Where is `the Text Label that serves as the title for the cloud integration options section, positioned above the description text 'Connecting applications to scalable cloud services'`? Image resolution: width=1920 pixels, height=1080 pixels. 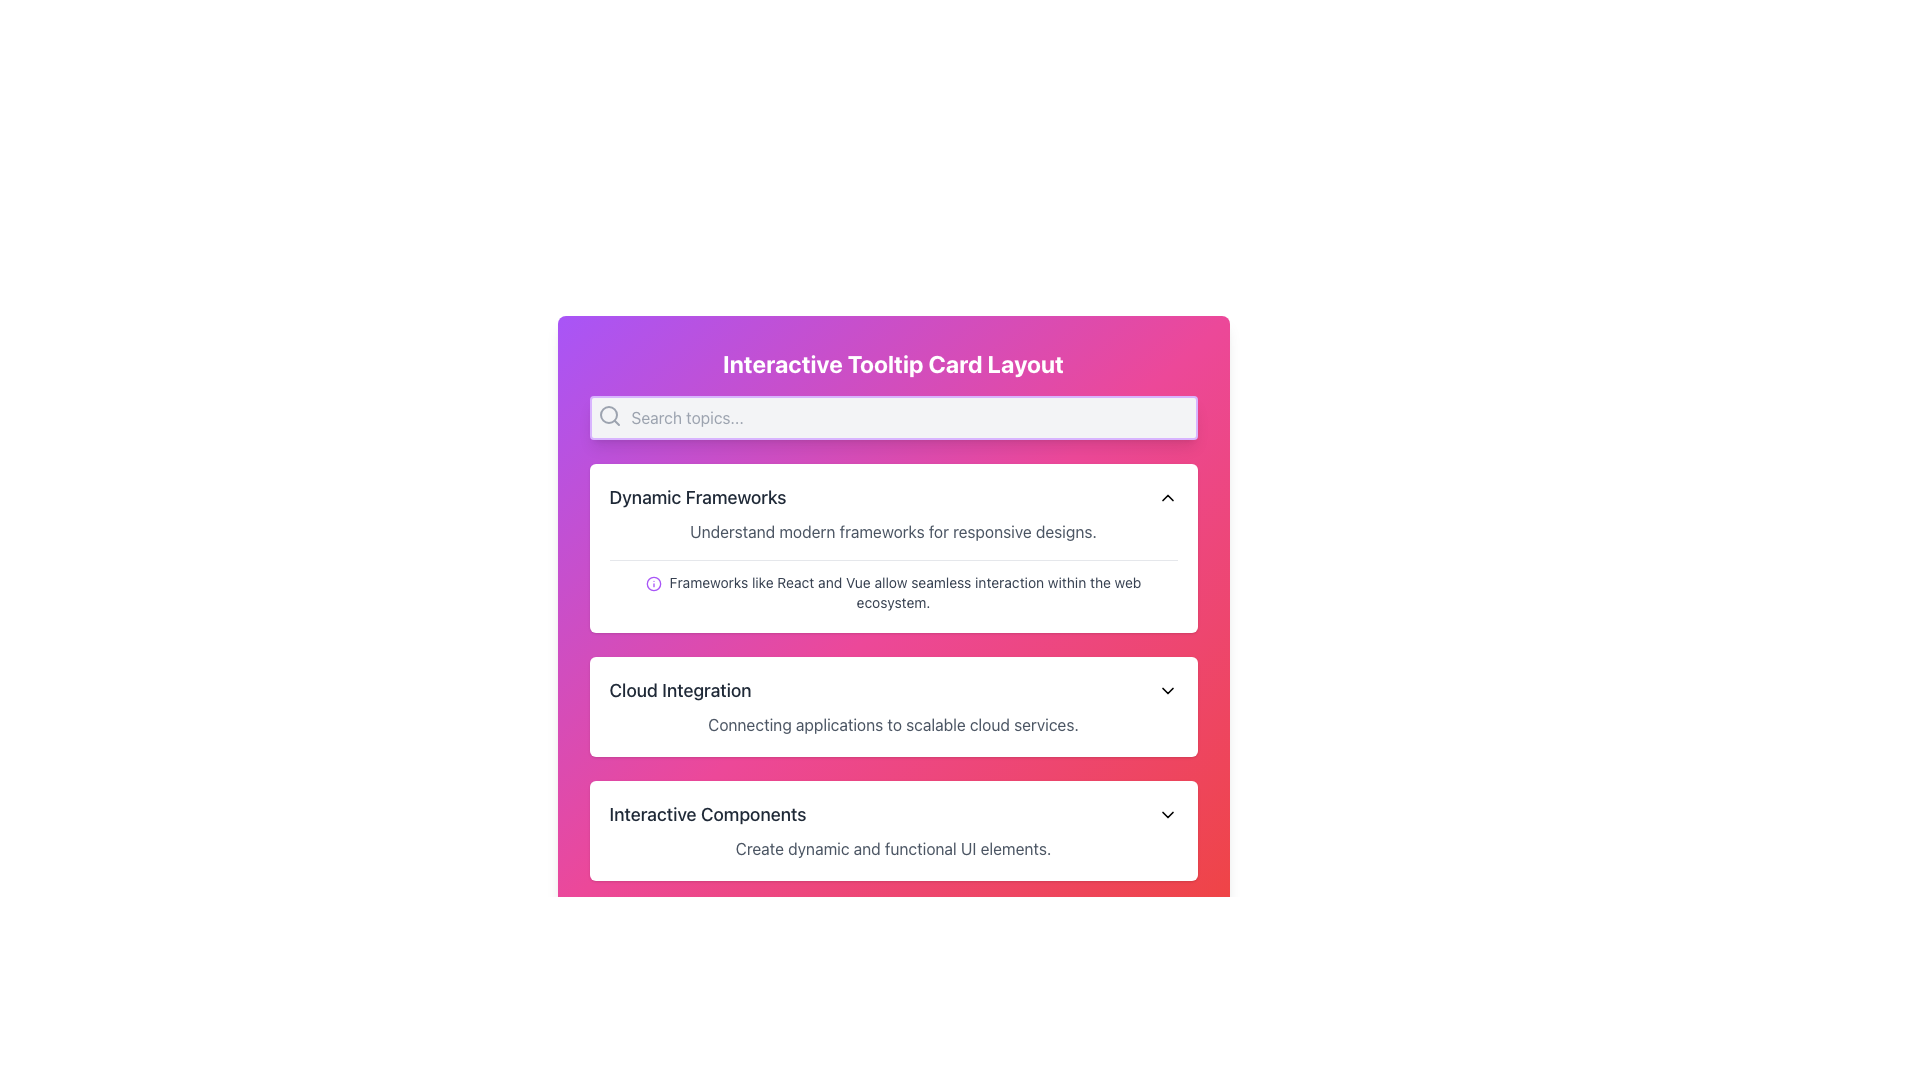
the Text Label that serves as the title for the cloud integration options section, positioned above the description text 'Connecting applications to scalable cloud services' is located at coordinates (680, 689).